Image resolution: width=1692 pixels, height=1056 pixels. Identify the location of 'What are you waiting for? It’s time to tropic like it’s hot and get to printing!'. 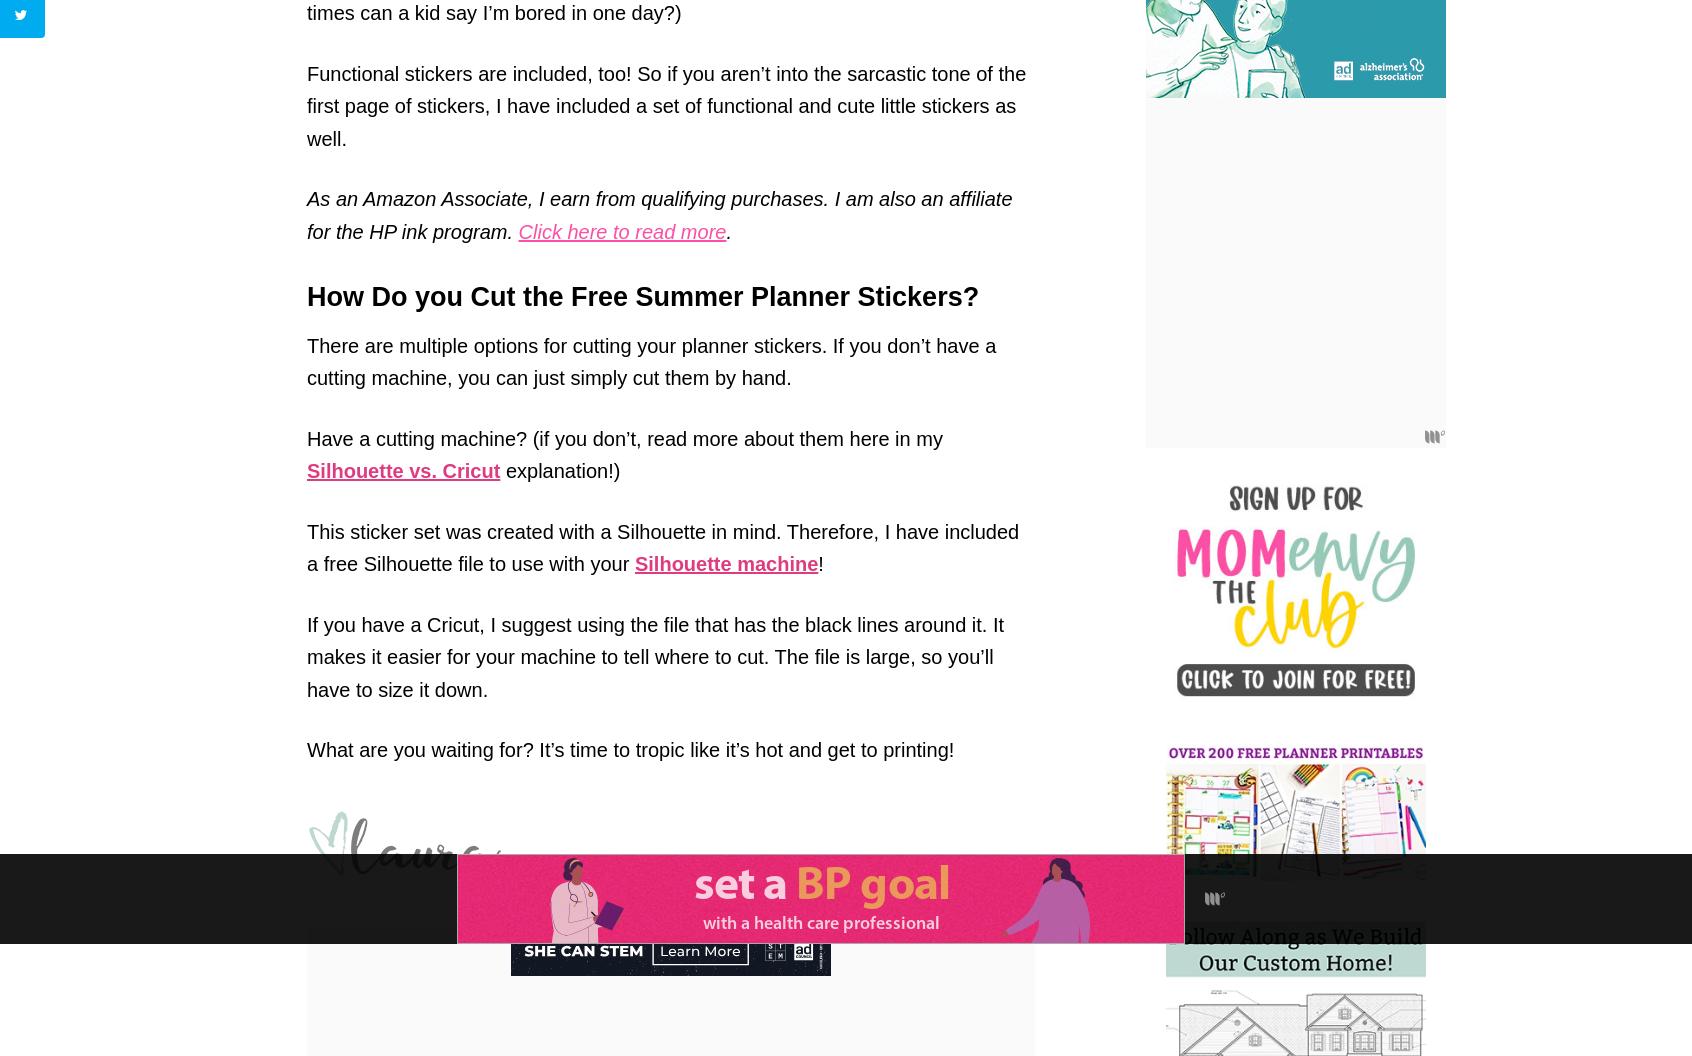
(629, 748).